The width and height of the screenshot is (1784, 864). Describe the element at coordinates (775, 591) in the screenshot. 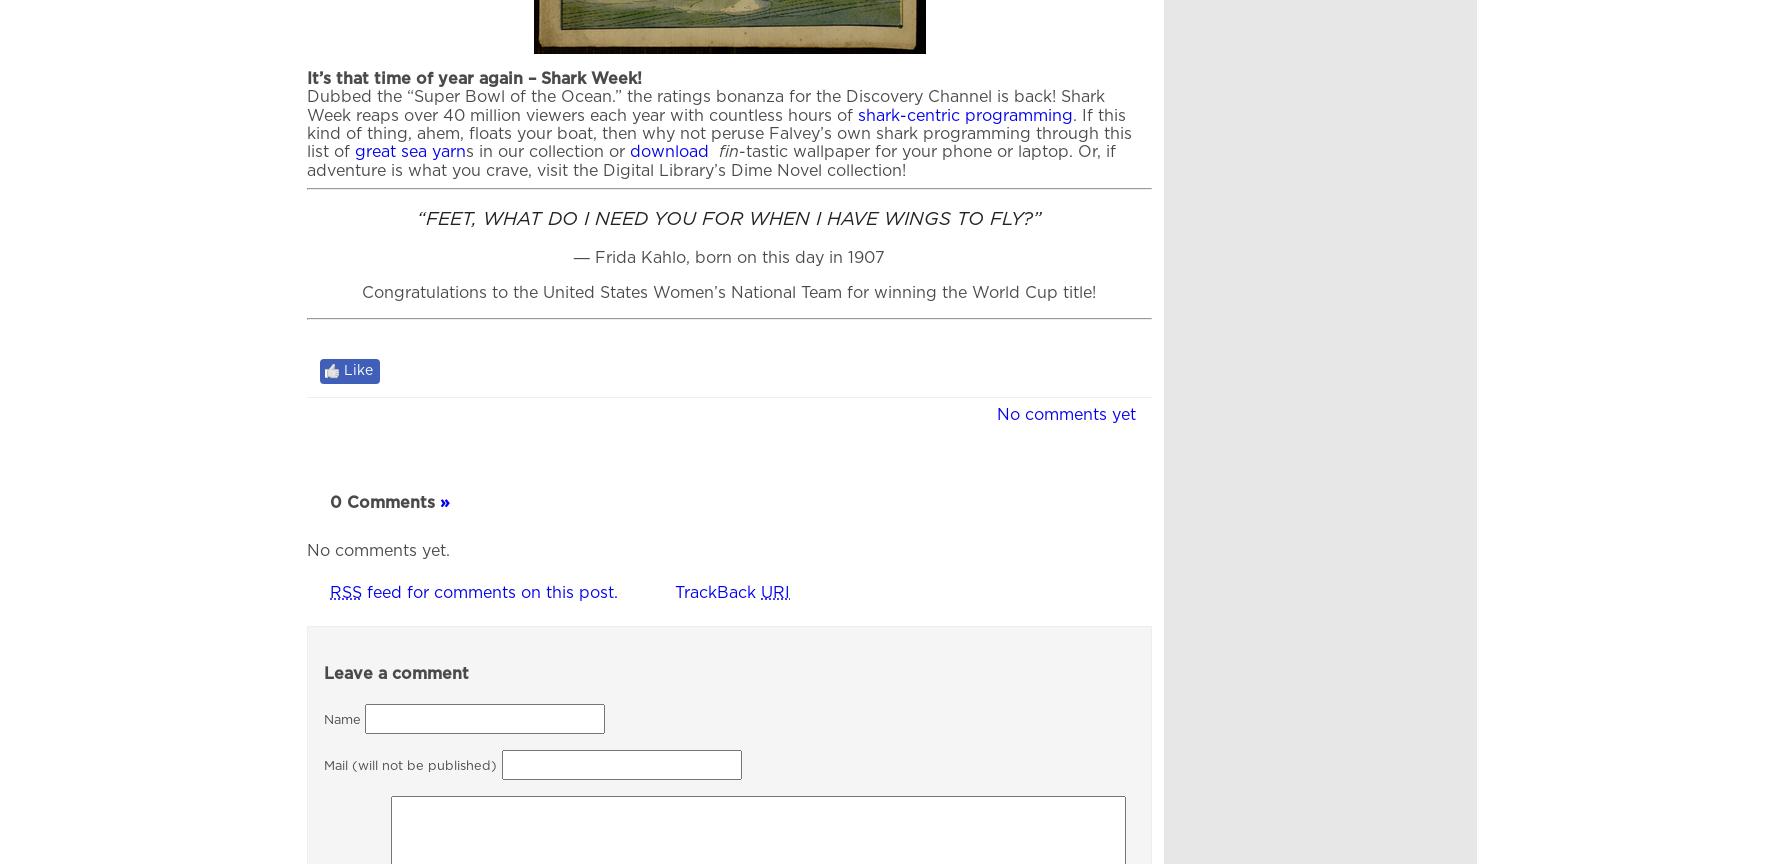

I see `'URI'` at that location.